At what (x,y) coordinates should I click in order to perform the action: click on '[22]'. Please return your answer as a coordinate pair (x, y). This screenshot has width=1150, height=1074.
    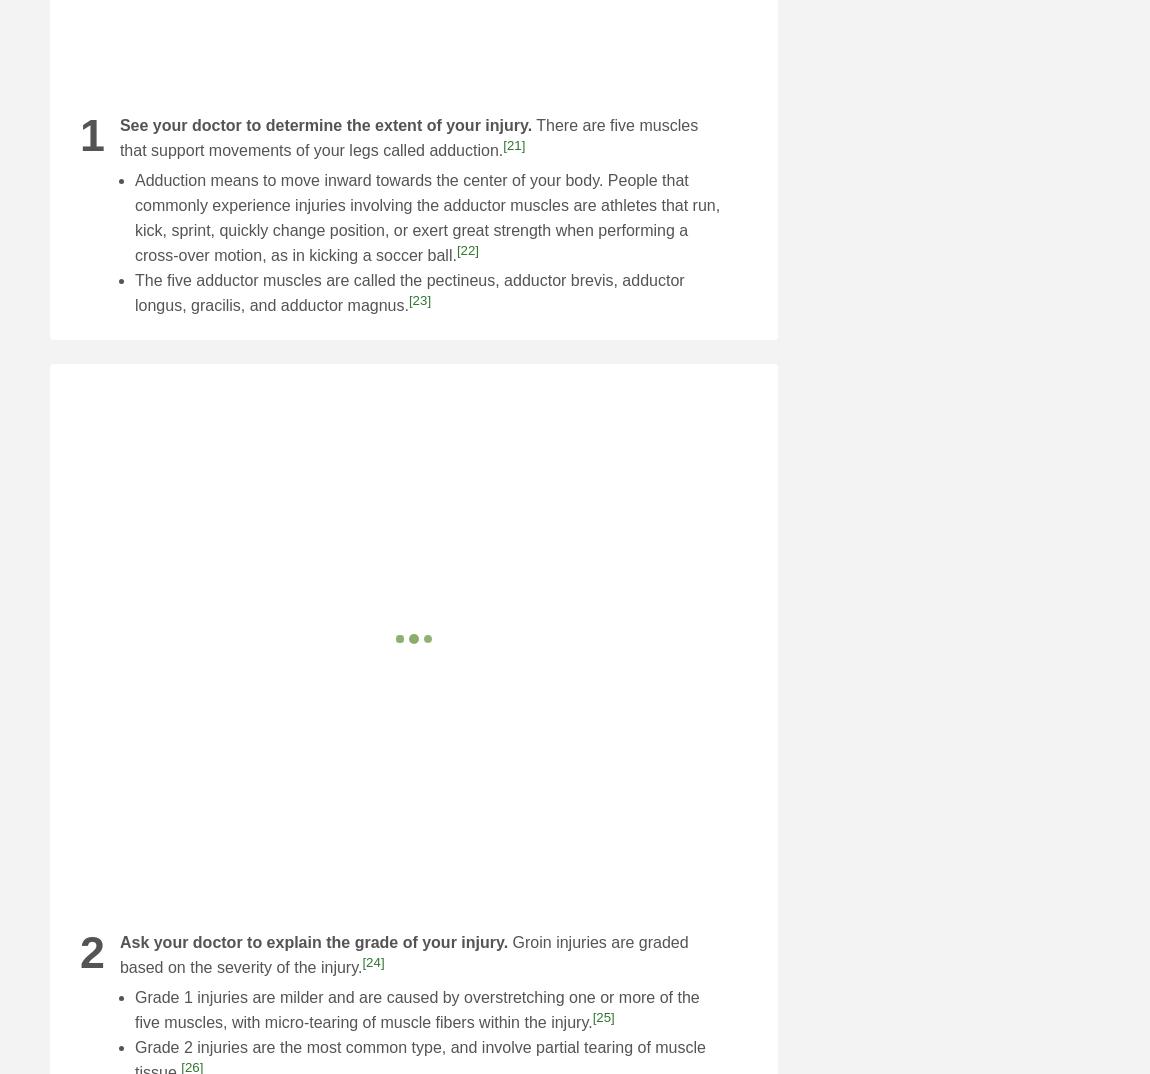
    Looking at the image, I should click on (467, 248).